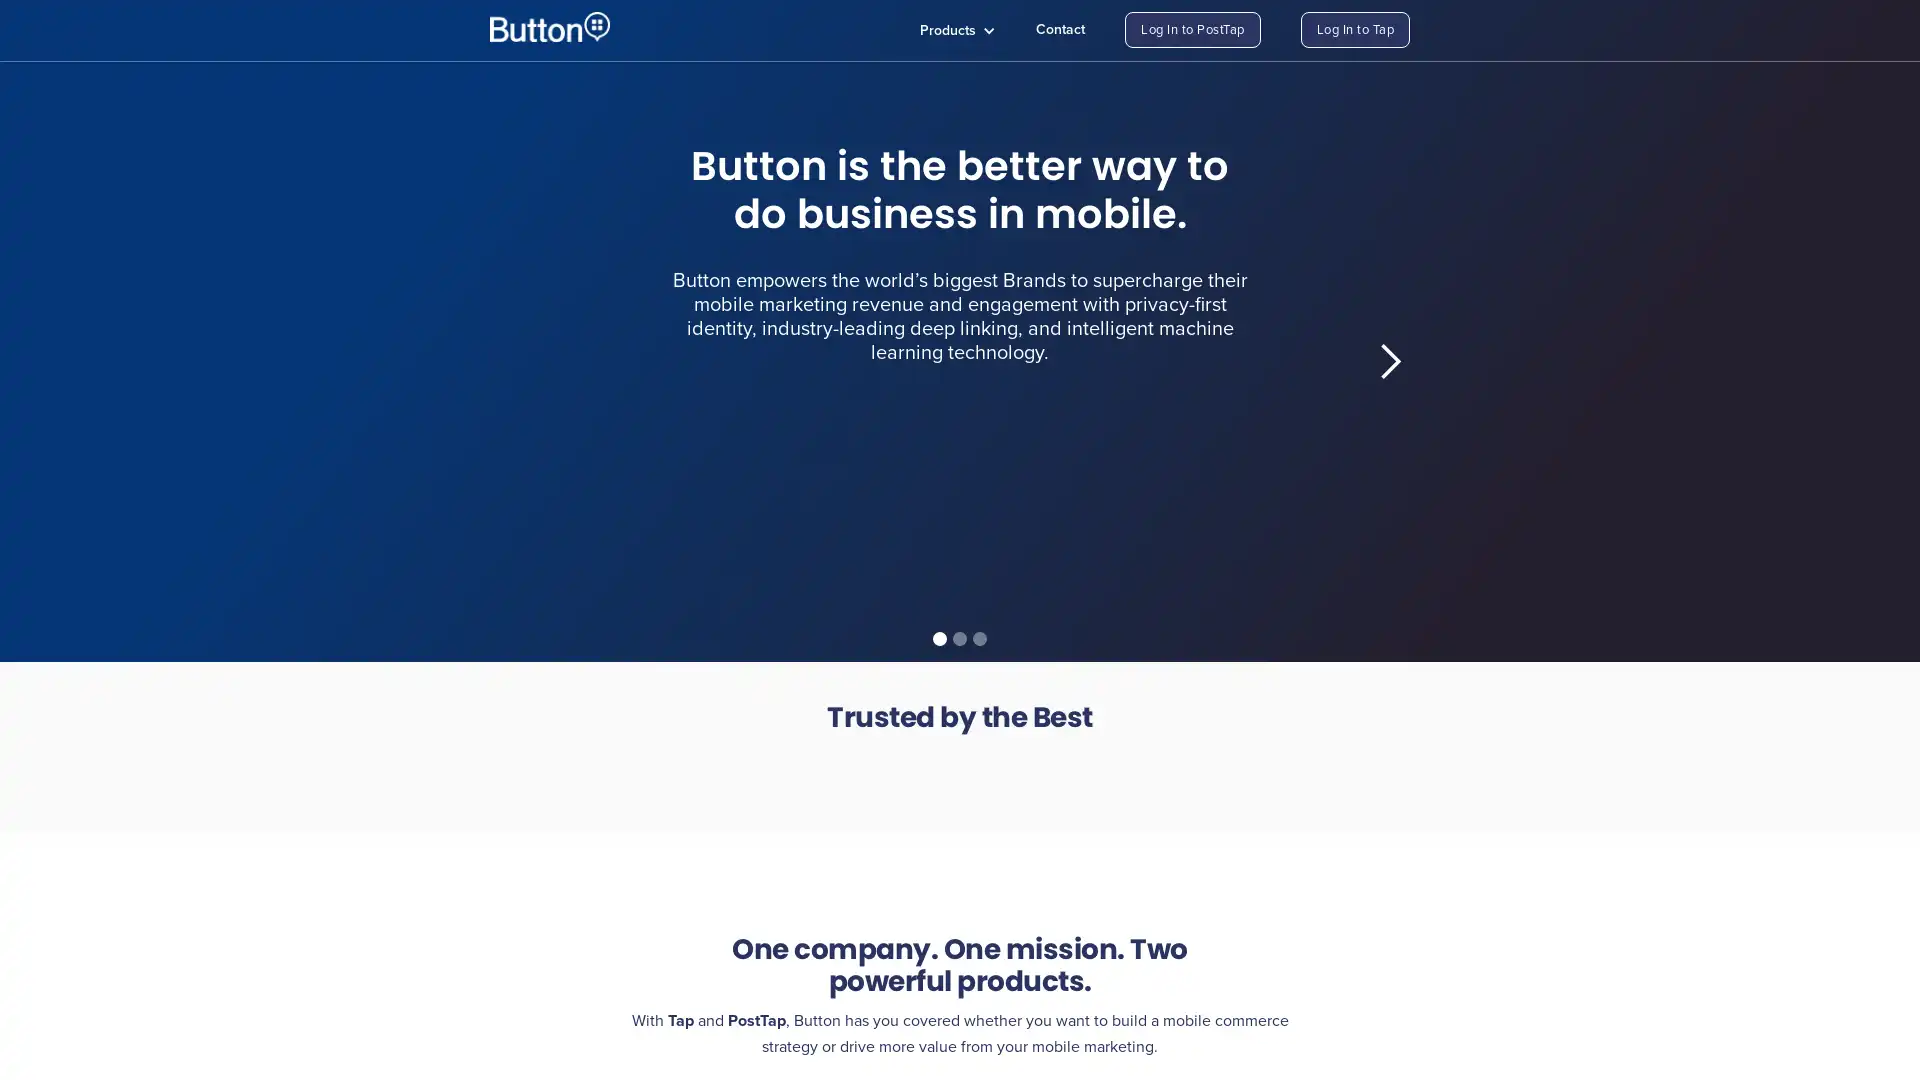 The image size is (1920, 1080). Describe the element at coordinates (960, 639) in the screenshot. I see `Show slide 2 of 3` at that location.